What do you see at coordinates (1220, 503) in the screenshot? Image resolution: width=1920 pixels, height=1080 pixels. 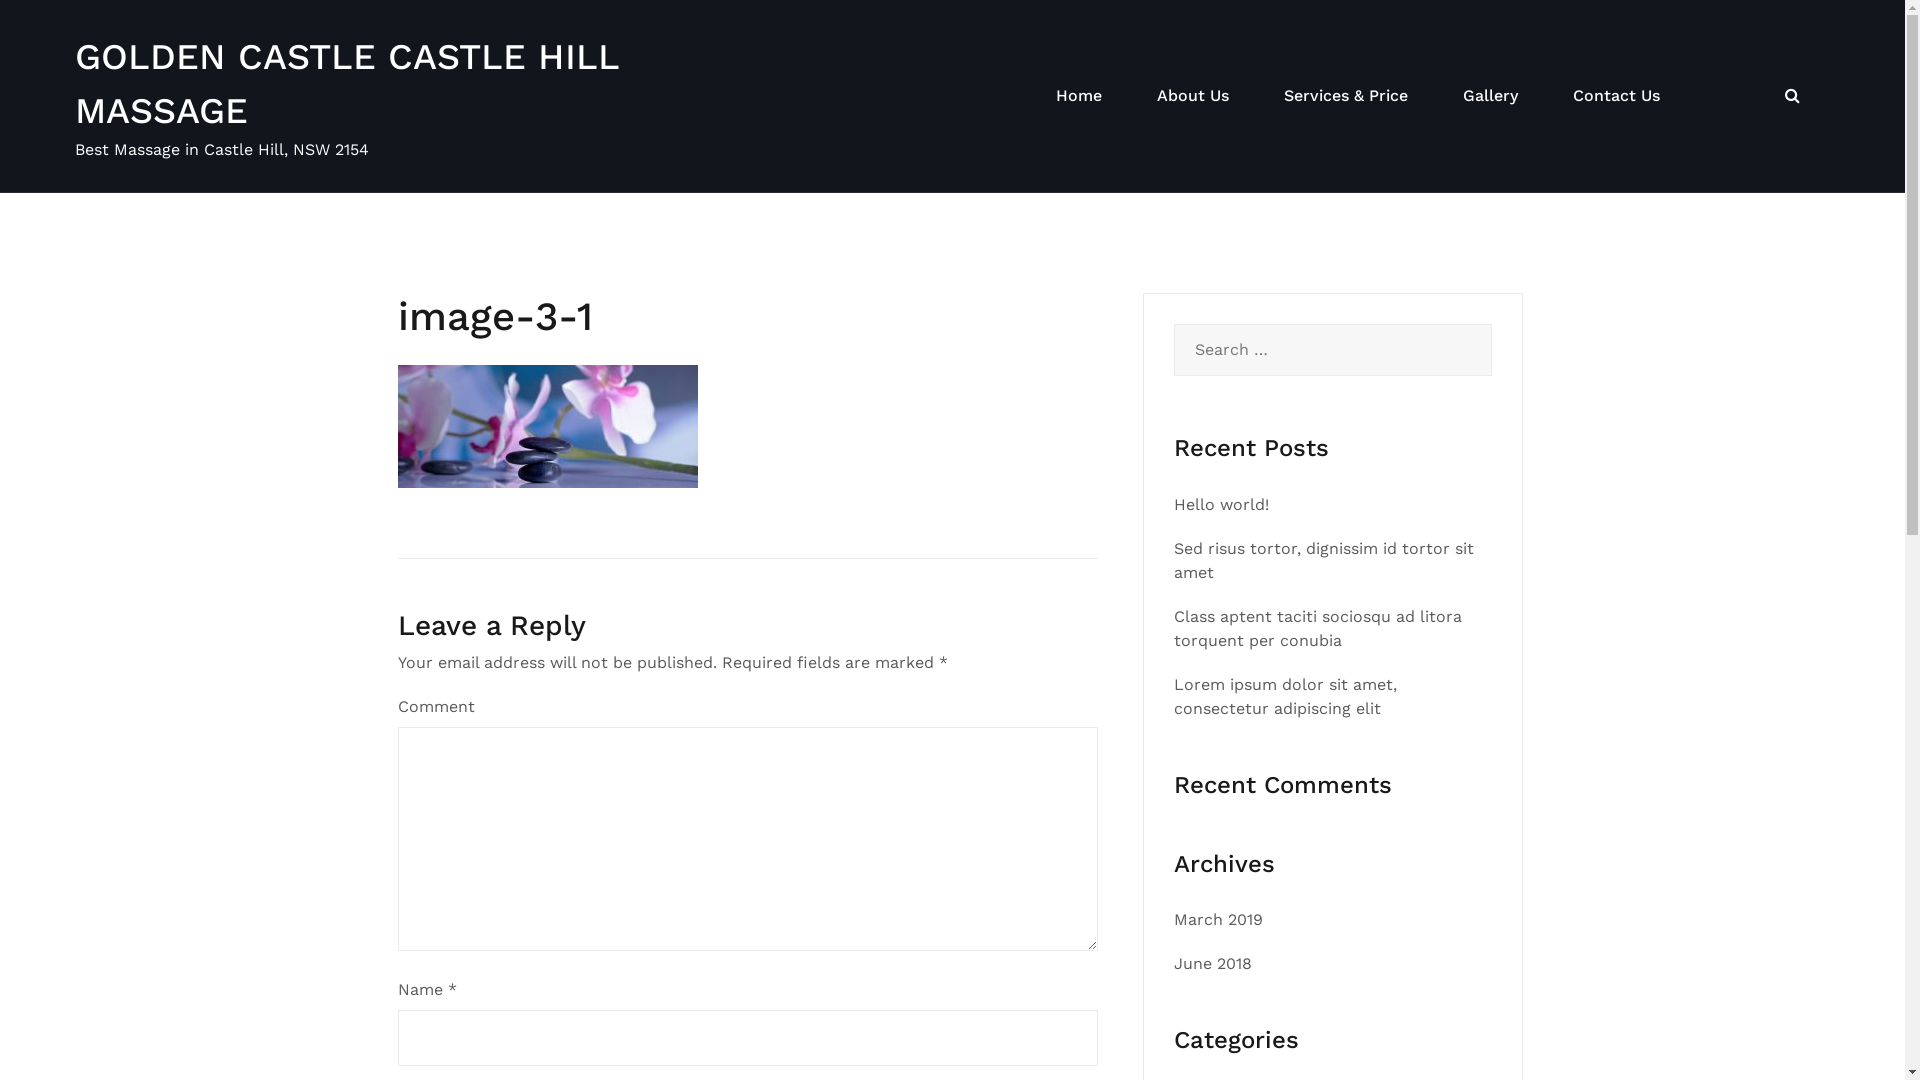 I see `'Hello world!'` at bounding box center [1220, 503].